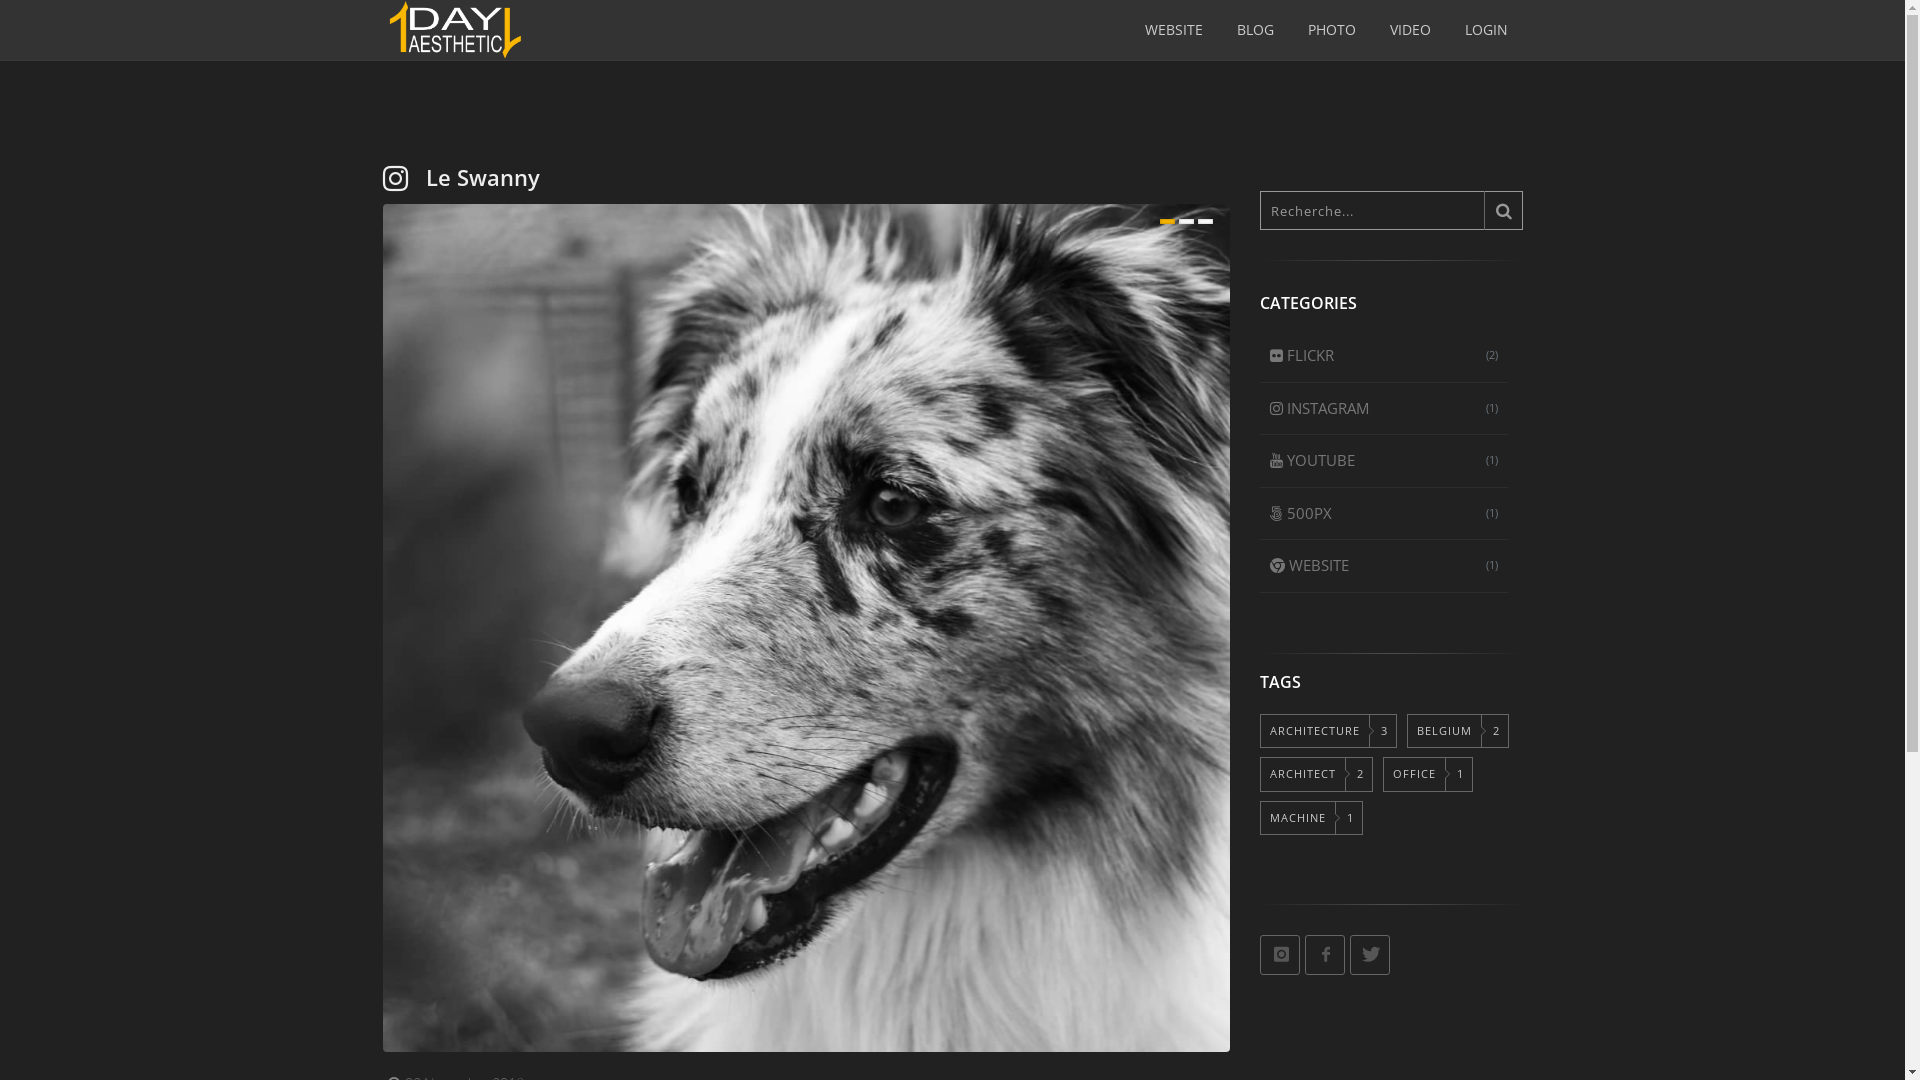 This screenshot has height=1080, width=1920. What do you see at coordinates (1311, 817) in the screenshot?
I see `'MACHINE` at bounding box center [1311, 817].